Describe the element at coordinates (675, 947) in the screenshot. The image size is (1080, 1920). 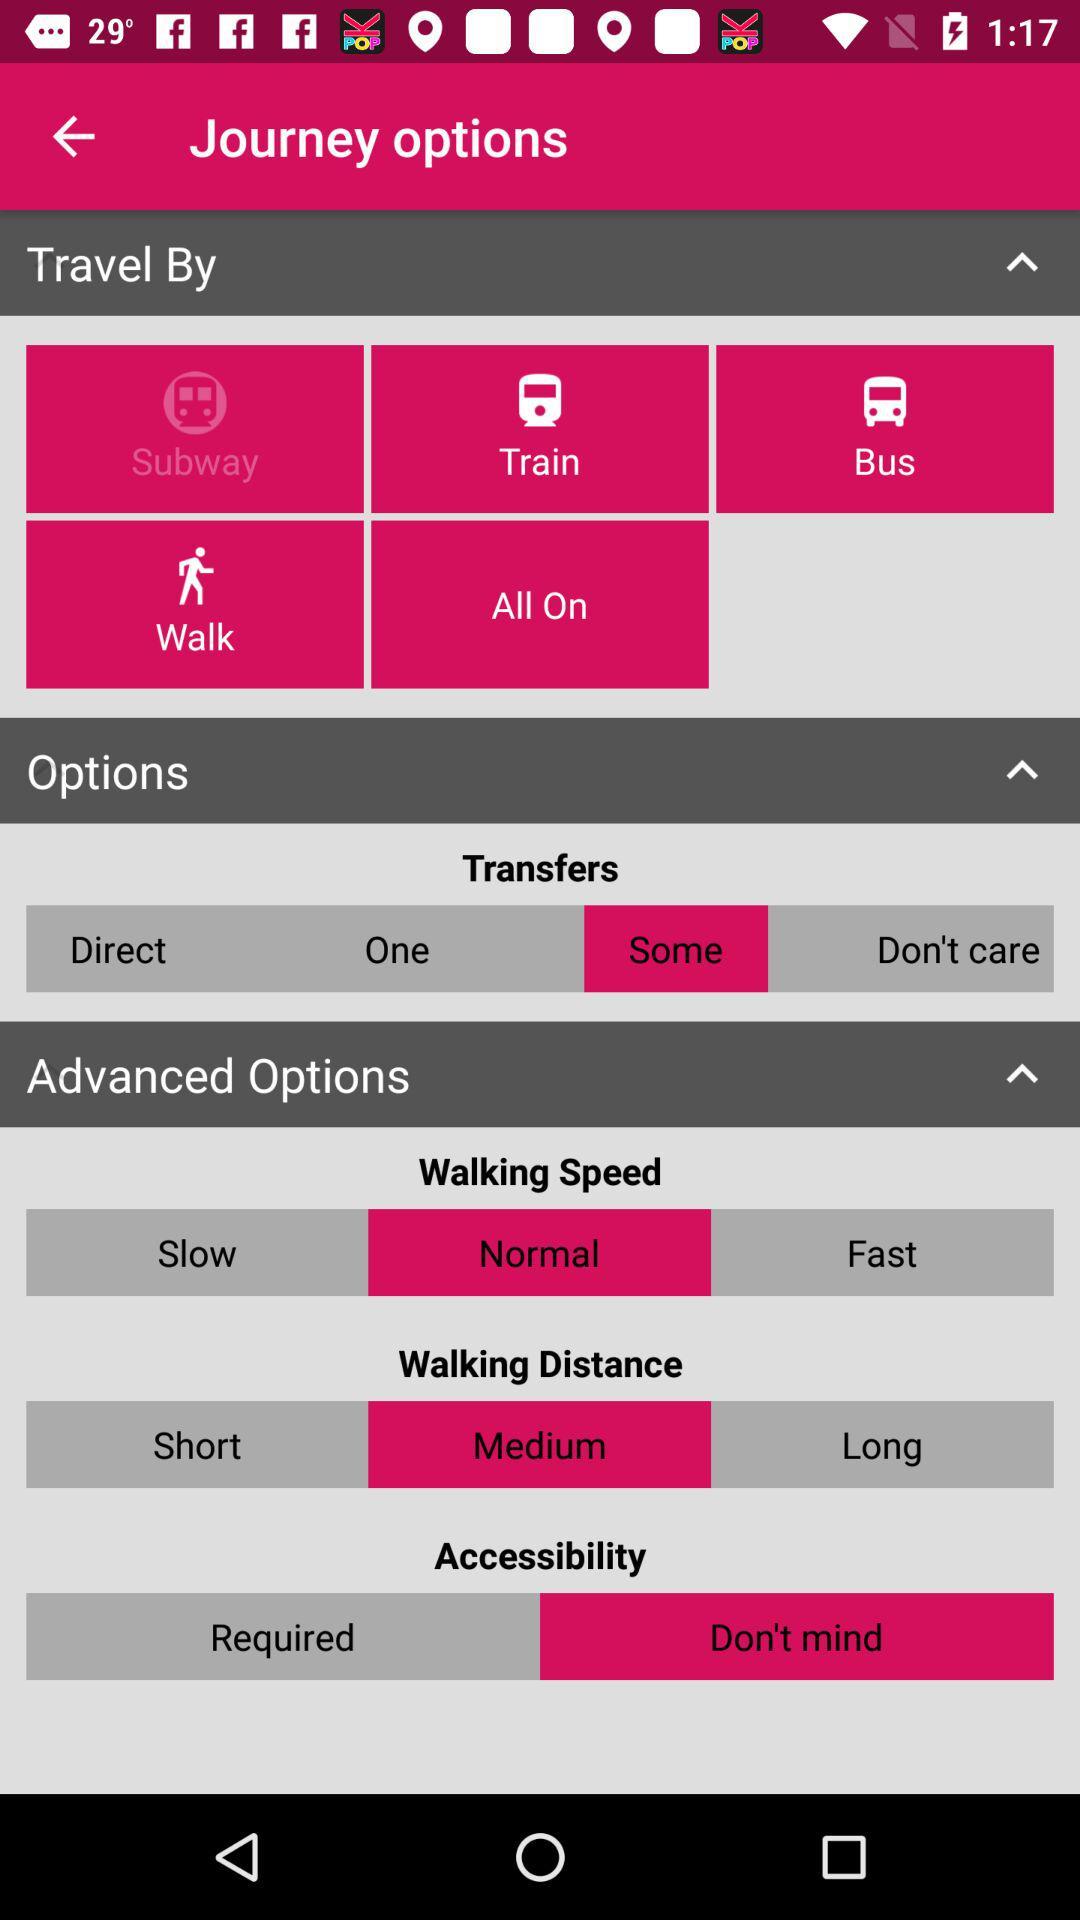
I see `icon below the transfers` at that location.